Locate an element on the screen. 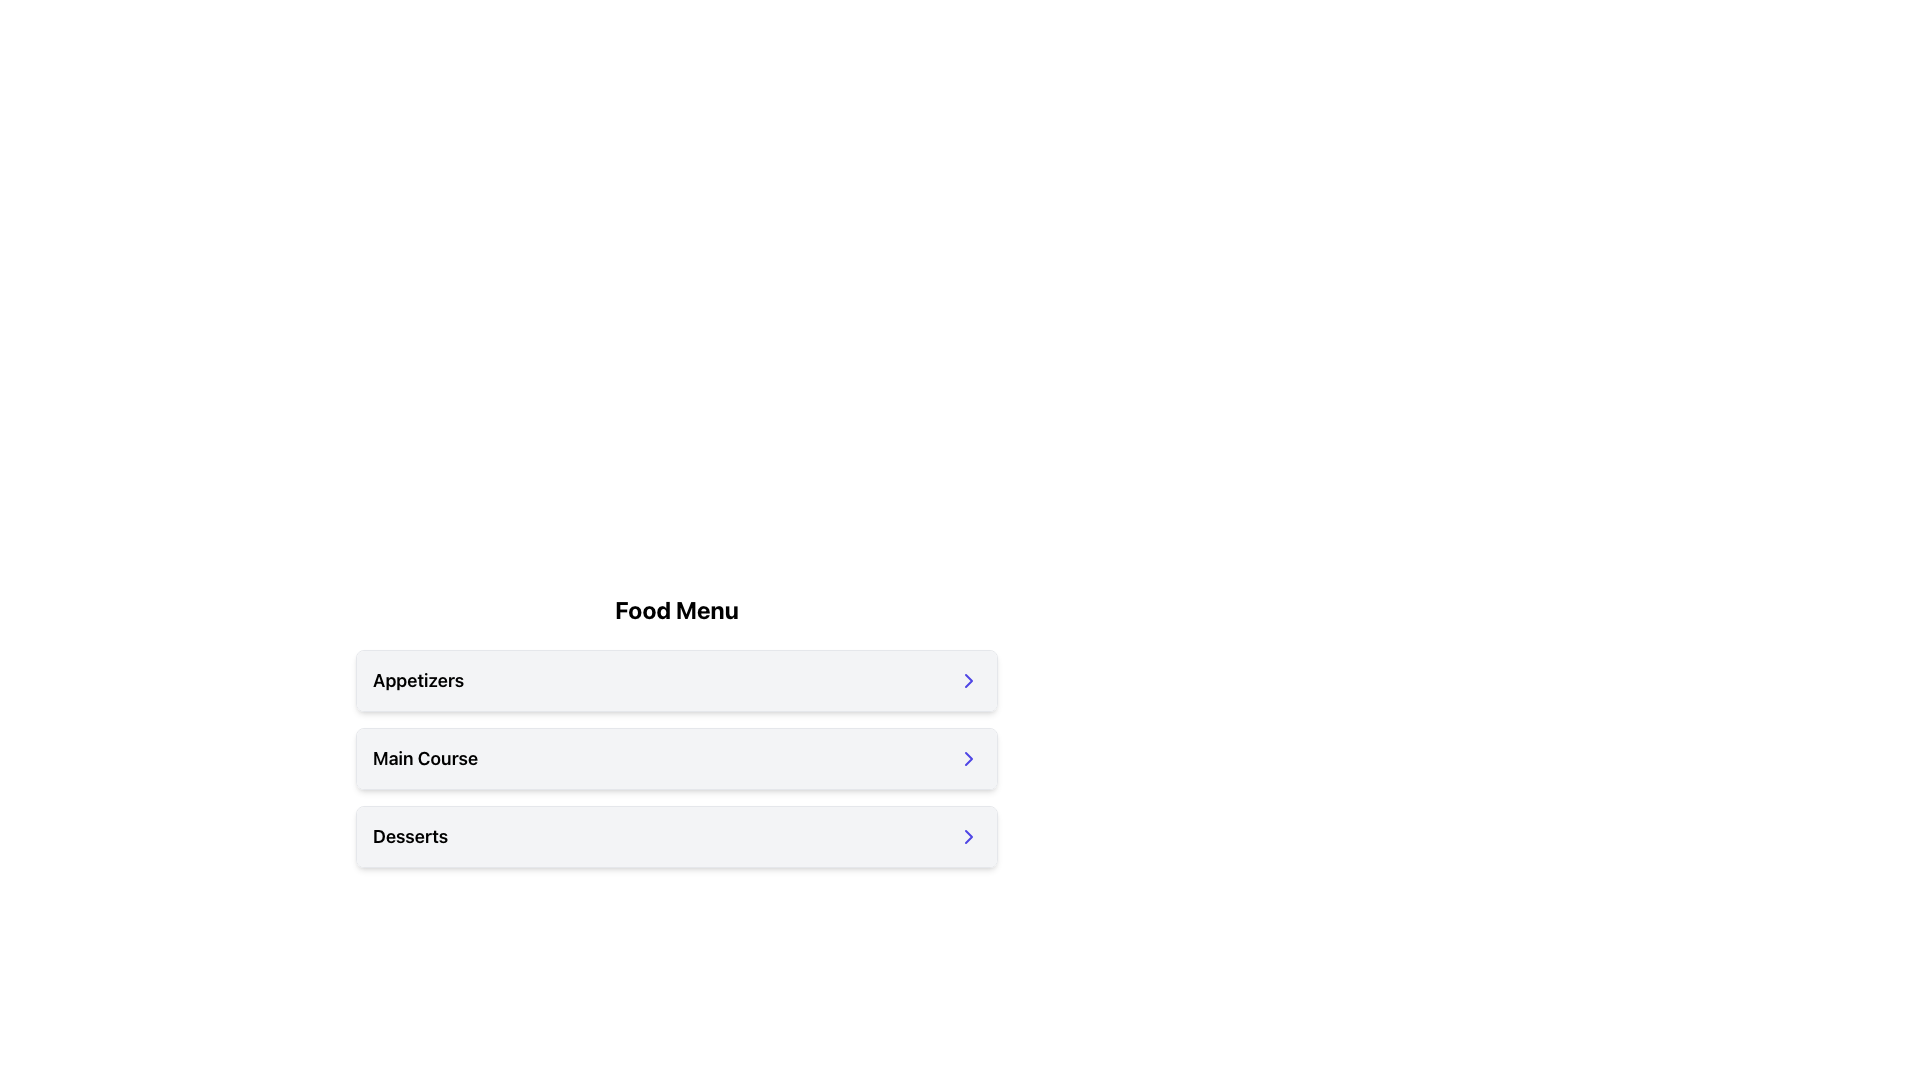 This screenshot has height=1080, width=1920. the 'Desserts' static text label which serves as the title for the desserts section of the menu is located at coordinates (409, 837).